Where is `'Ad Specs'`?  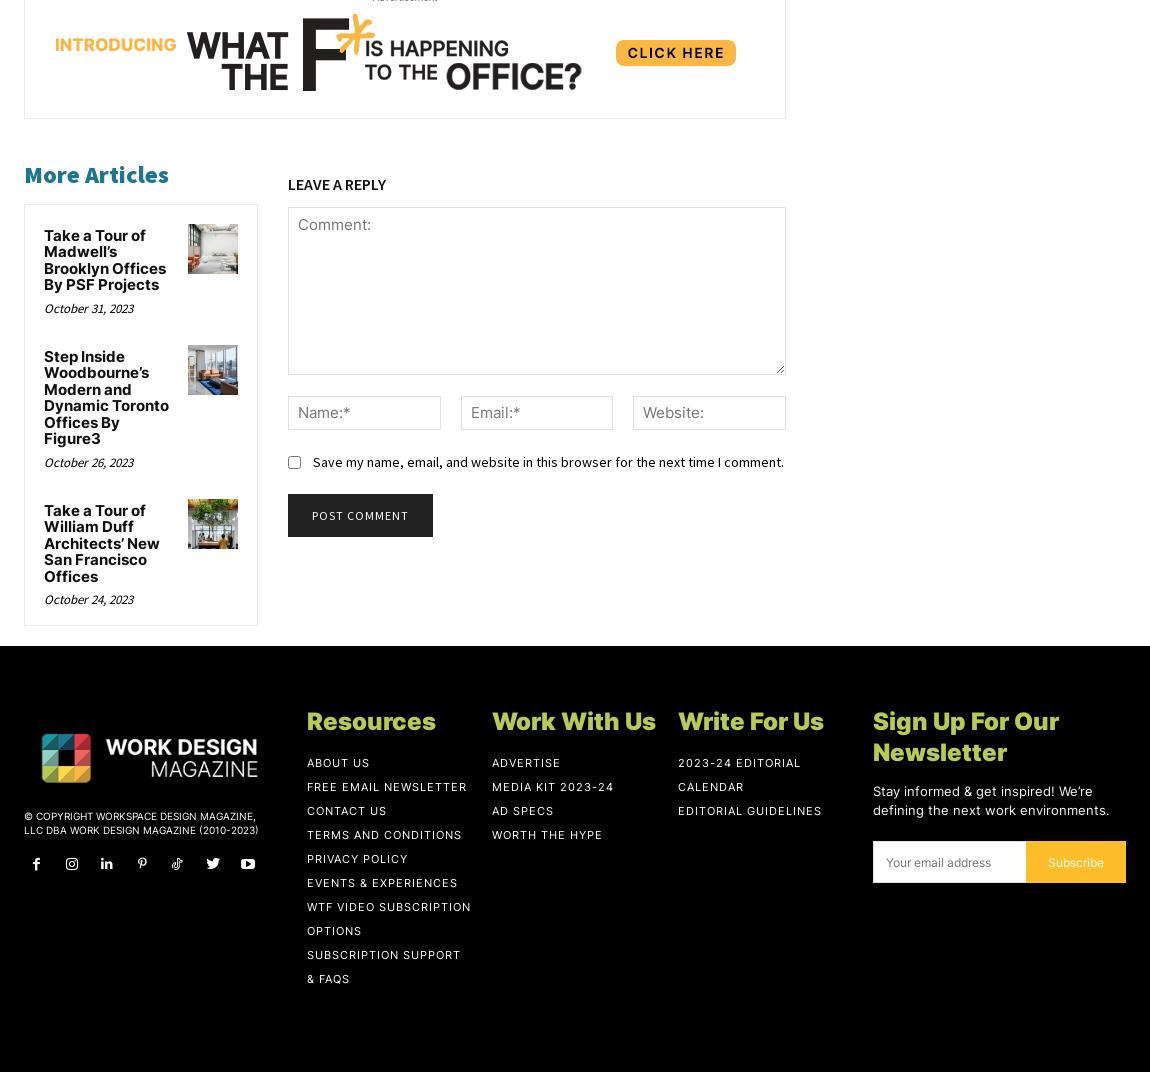 'Ad Specs' is located at coordinates (523, 809).